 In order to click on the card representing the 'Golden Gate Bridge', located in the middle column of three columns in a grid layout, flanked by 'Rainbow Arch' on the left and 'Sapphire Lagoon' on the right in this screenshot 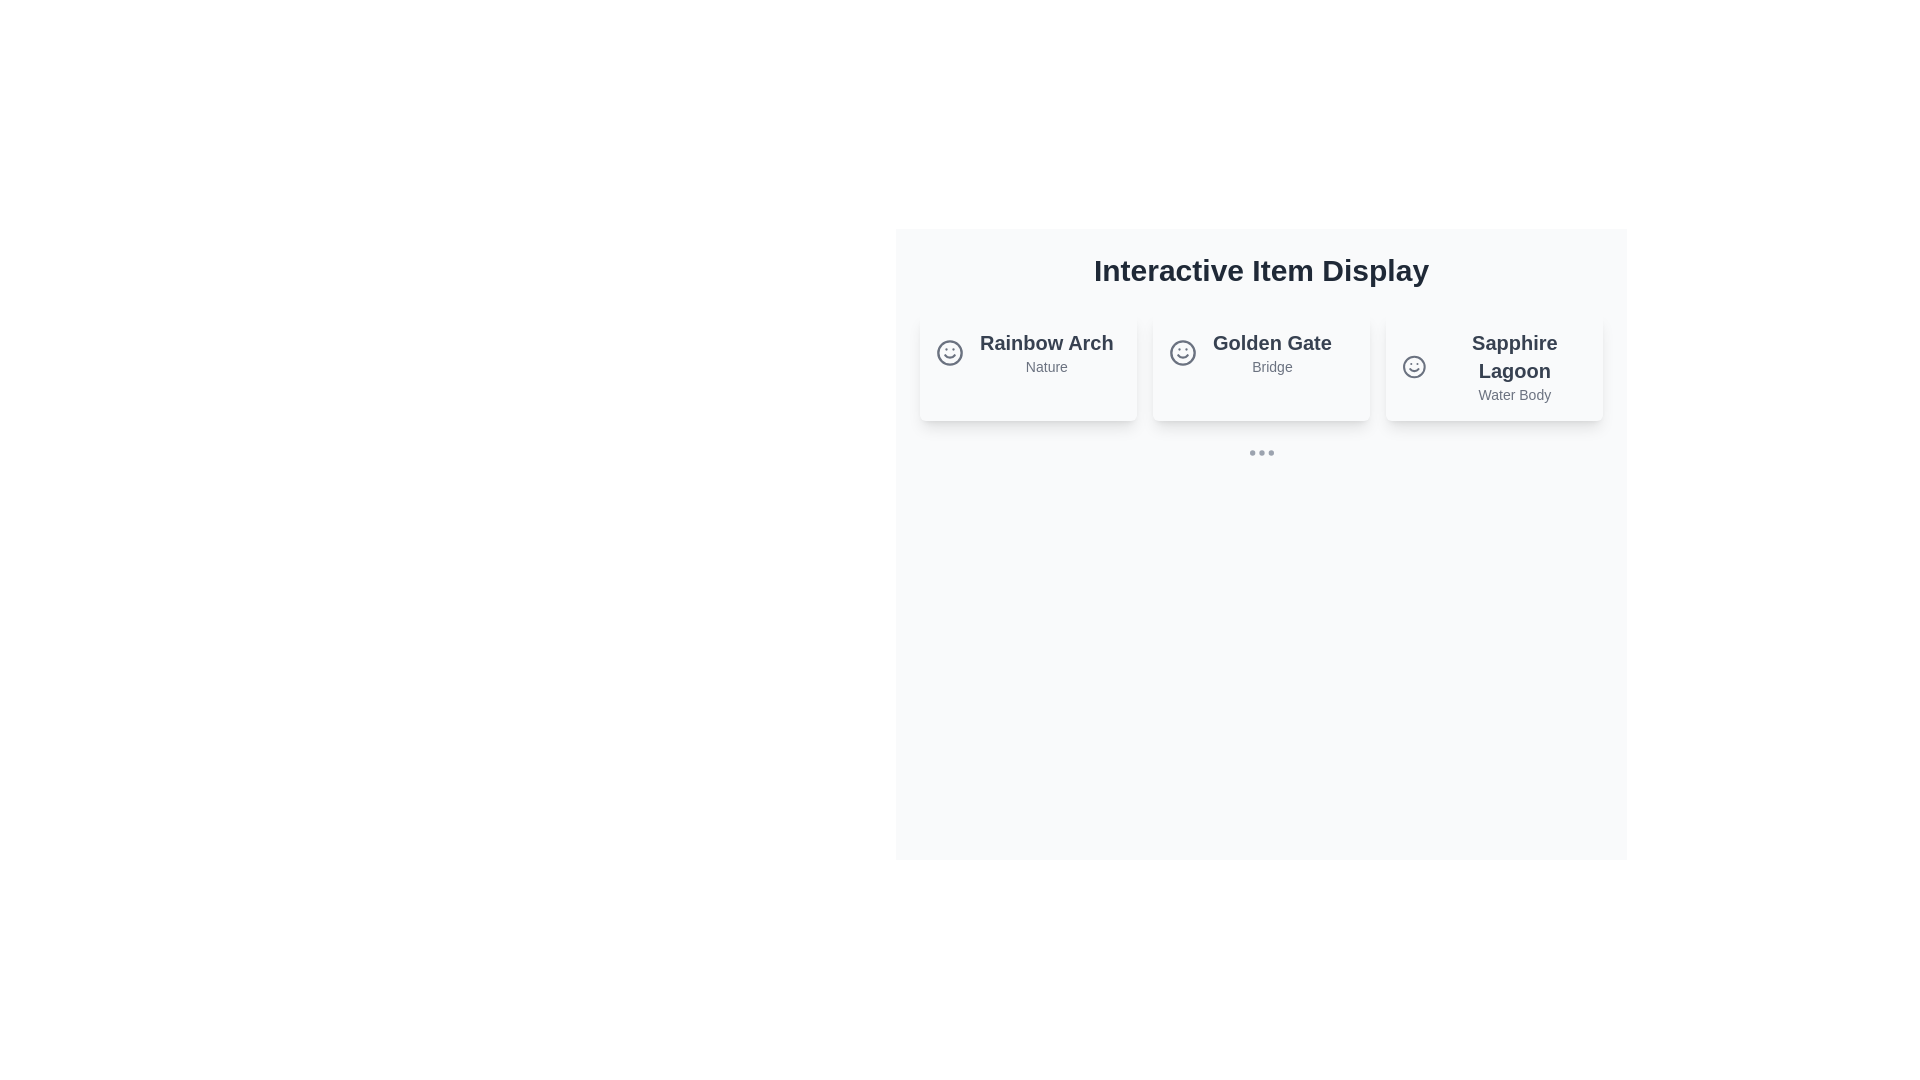, I will do `click(1260, 366)`.